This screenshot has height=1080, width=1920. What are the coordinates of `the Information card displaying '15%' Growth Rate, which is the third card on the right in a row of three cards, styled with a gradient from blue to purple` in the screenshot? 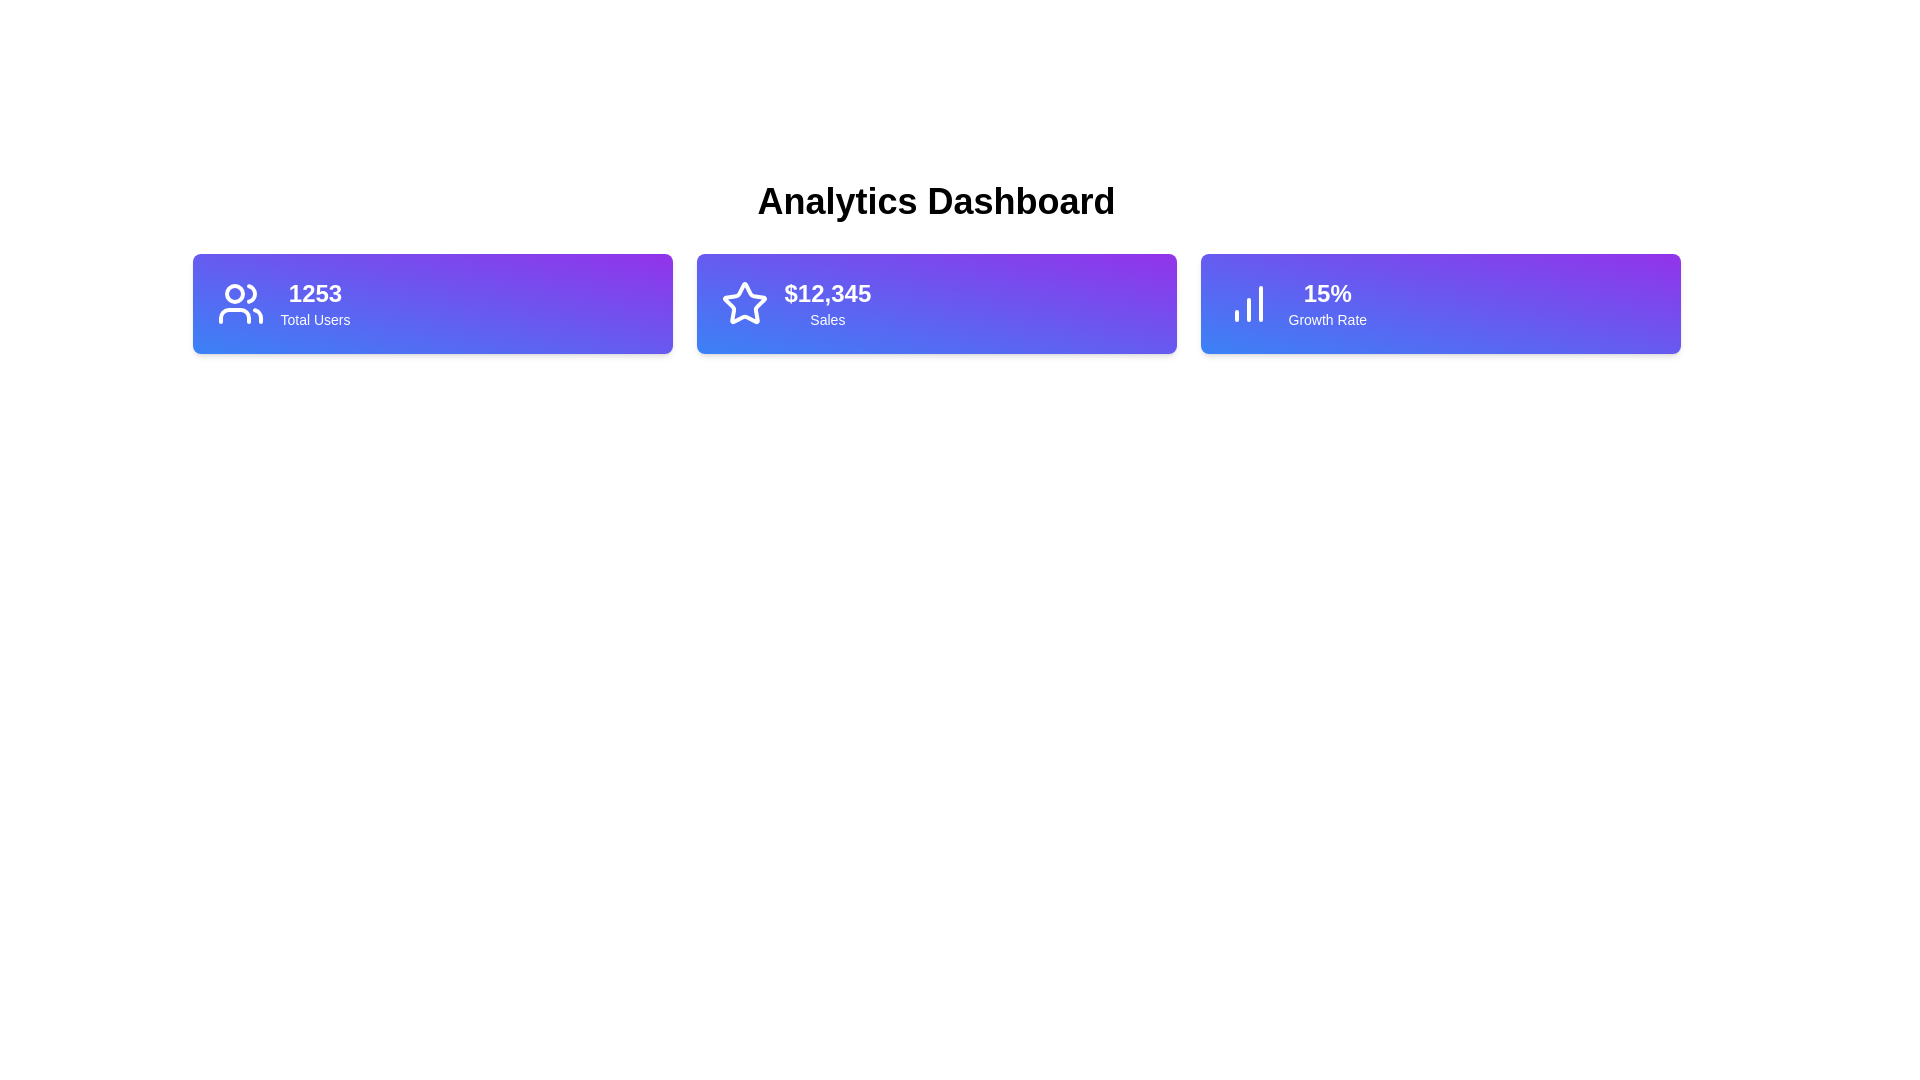 It's located at (1440, 304).